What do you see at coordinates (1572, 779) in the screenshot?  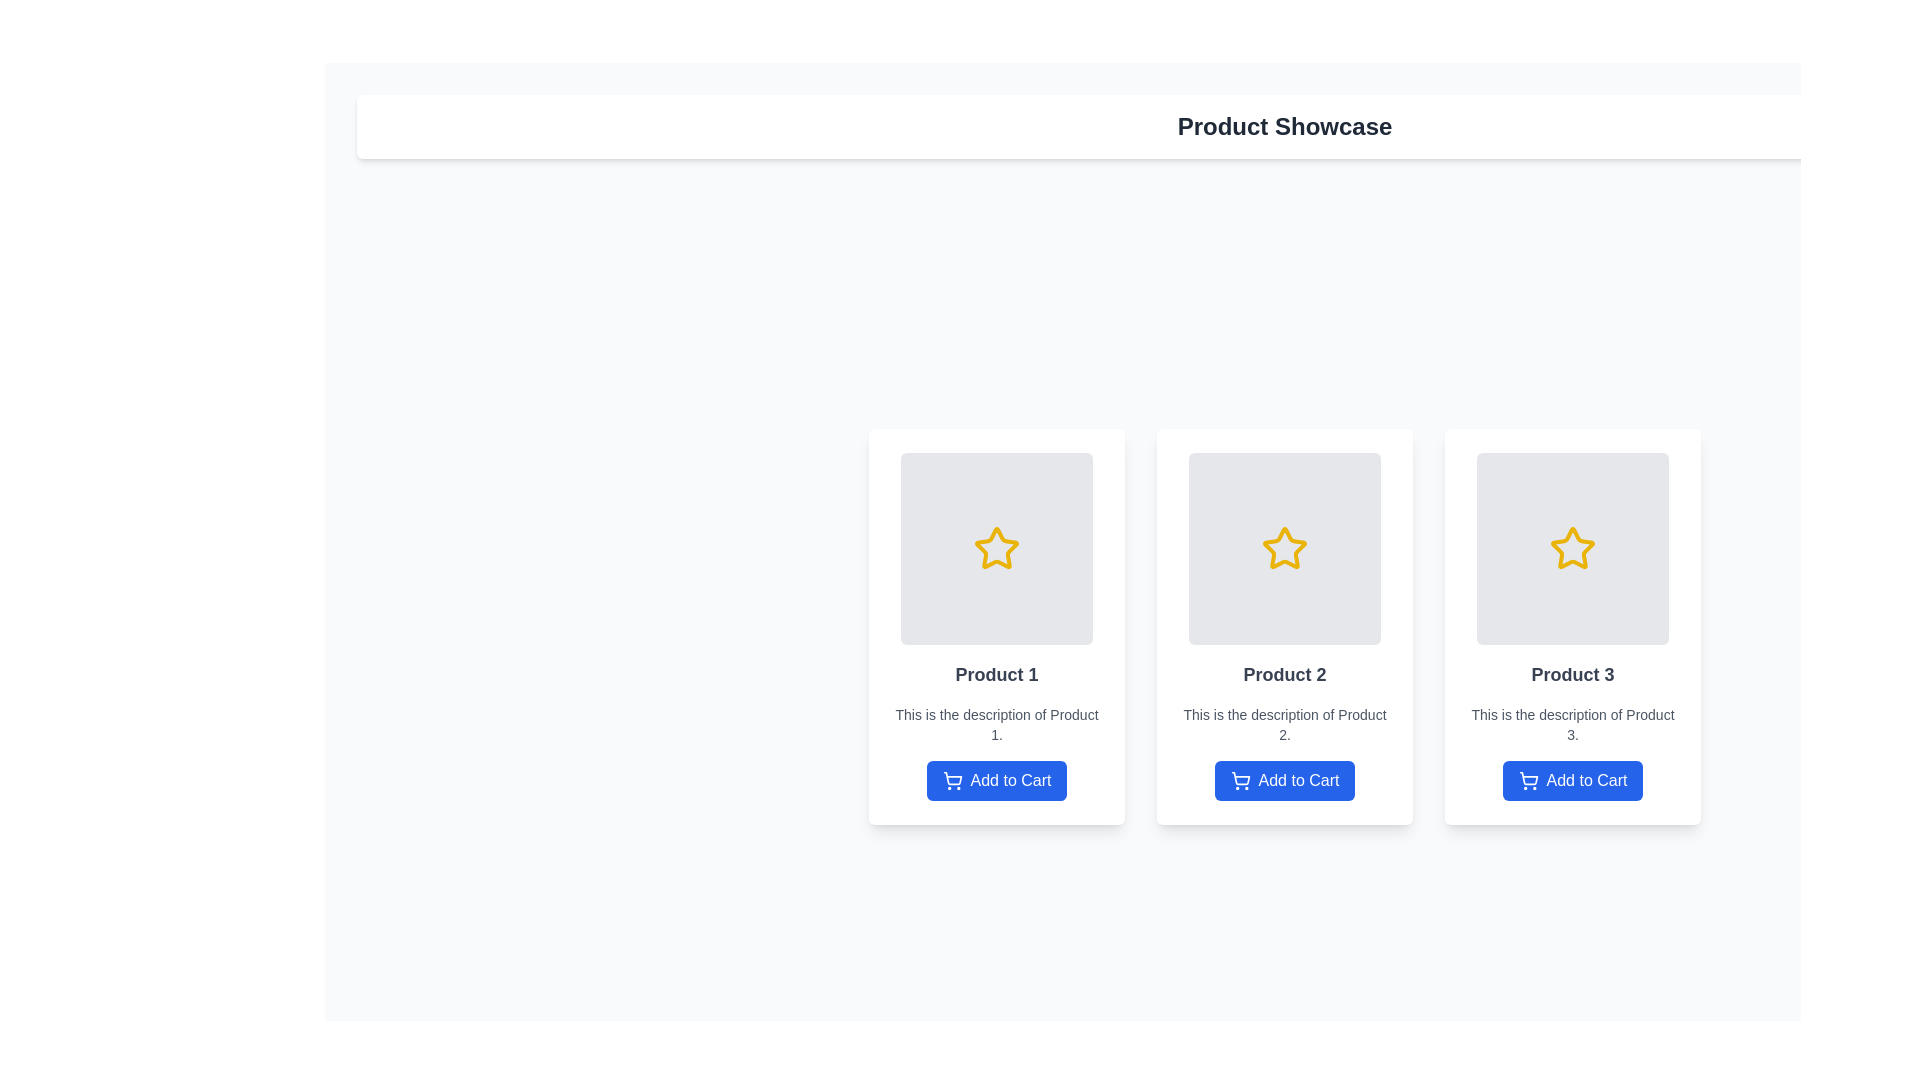 I see `the 'Add to Cart' button for 'Product 3'` at bounding box center [1572, 779].